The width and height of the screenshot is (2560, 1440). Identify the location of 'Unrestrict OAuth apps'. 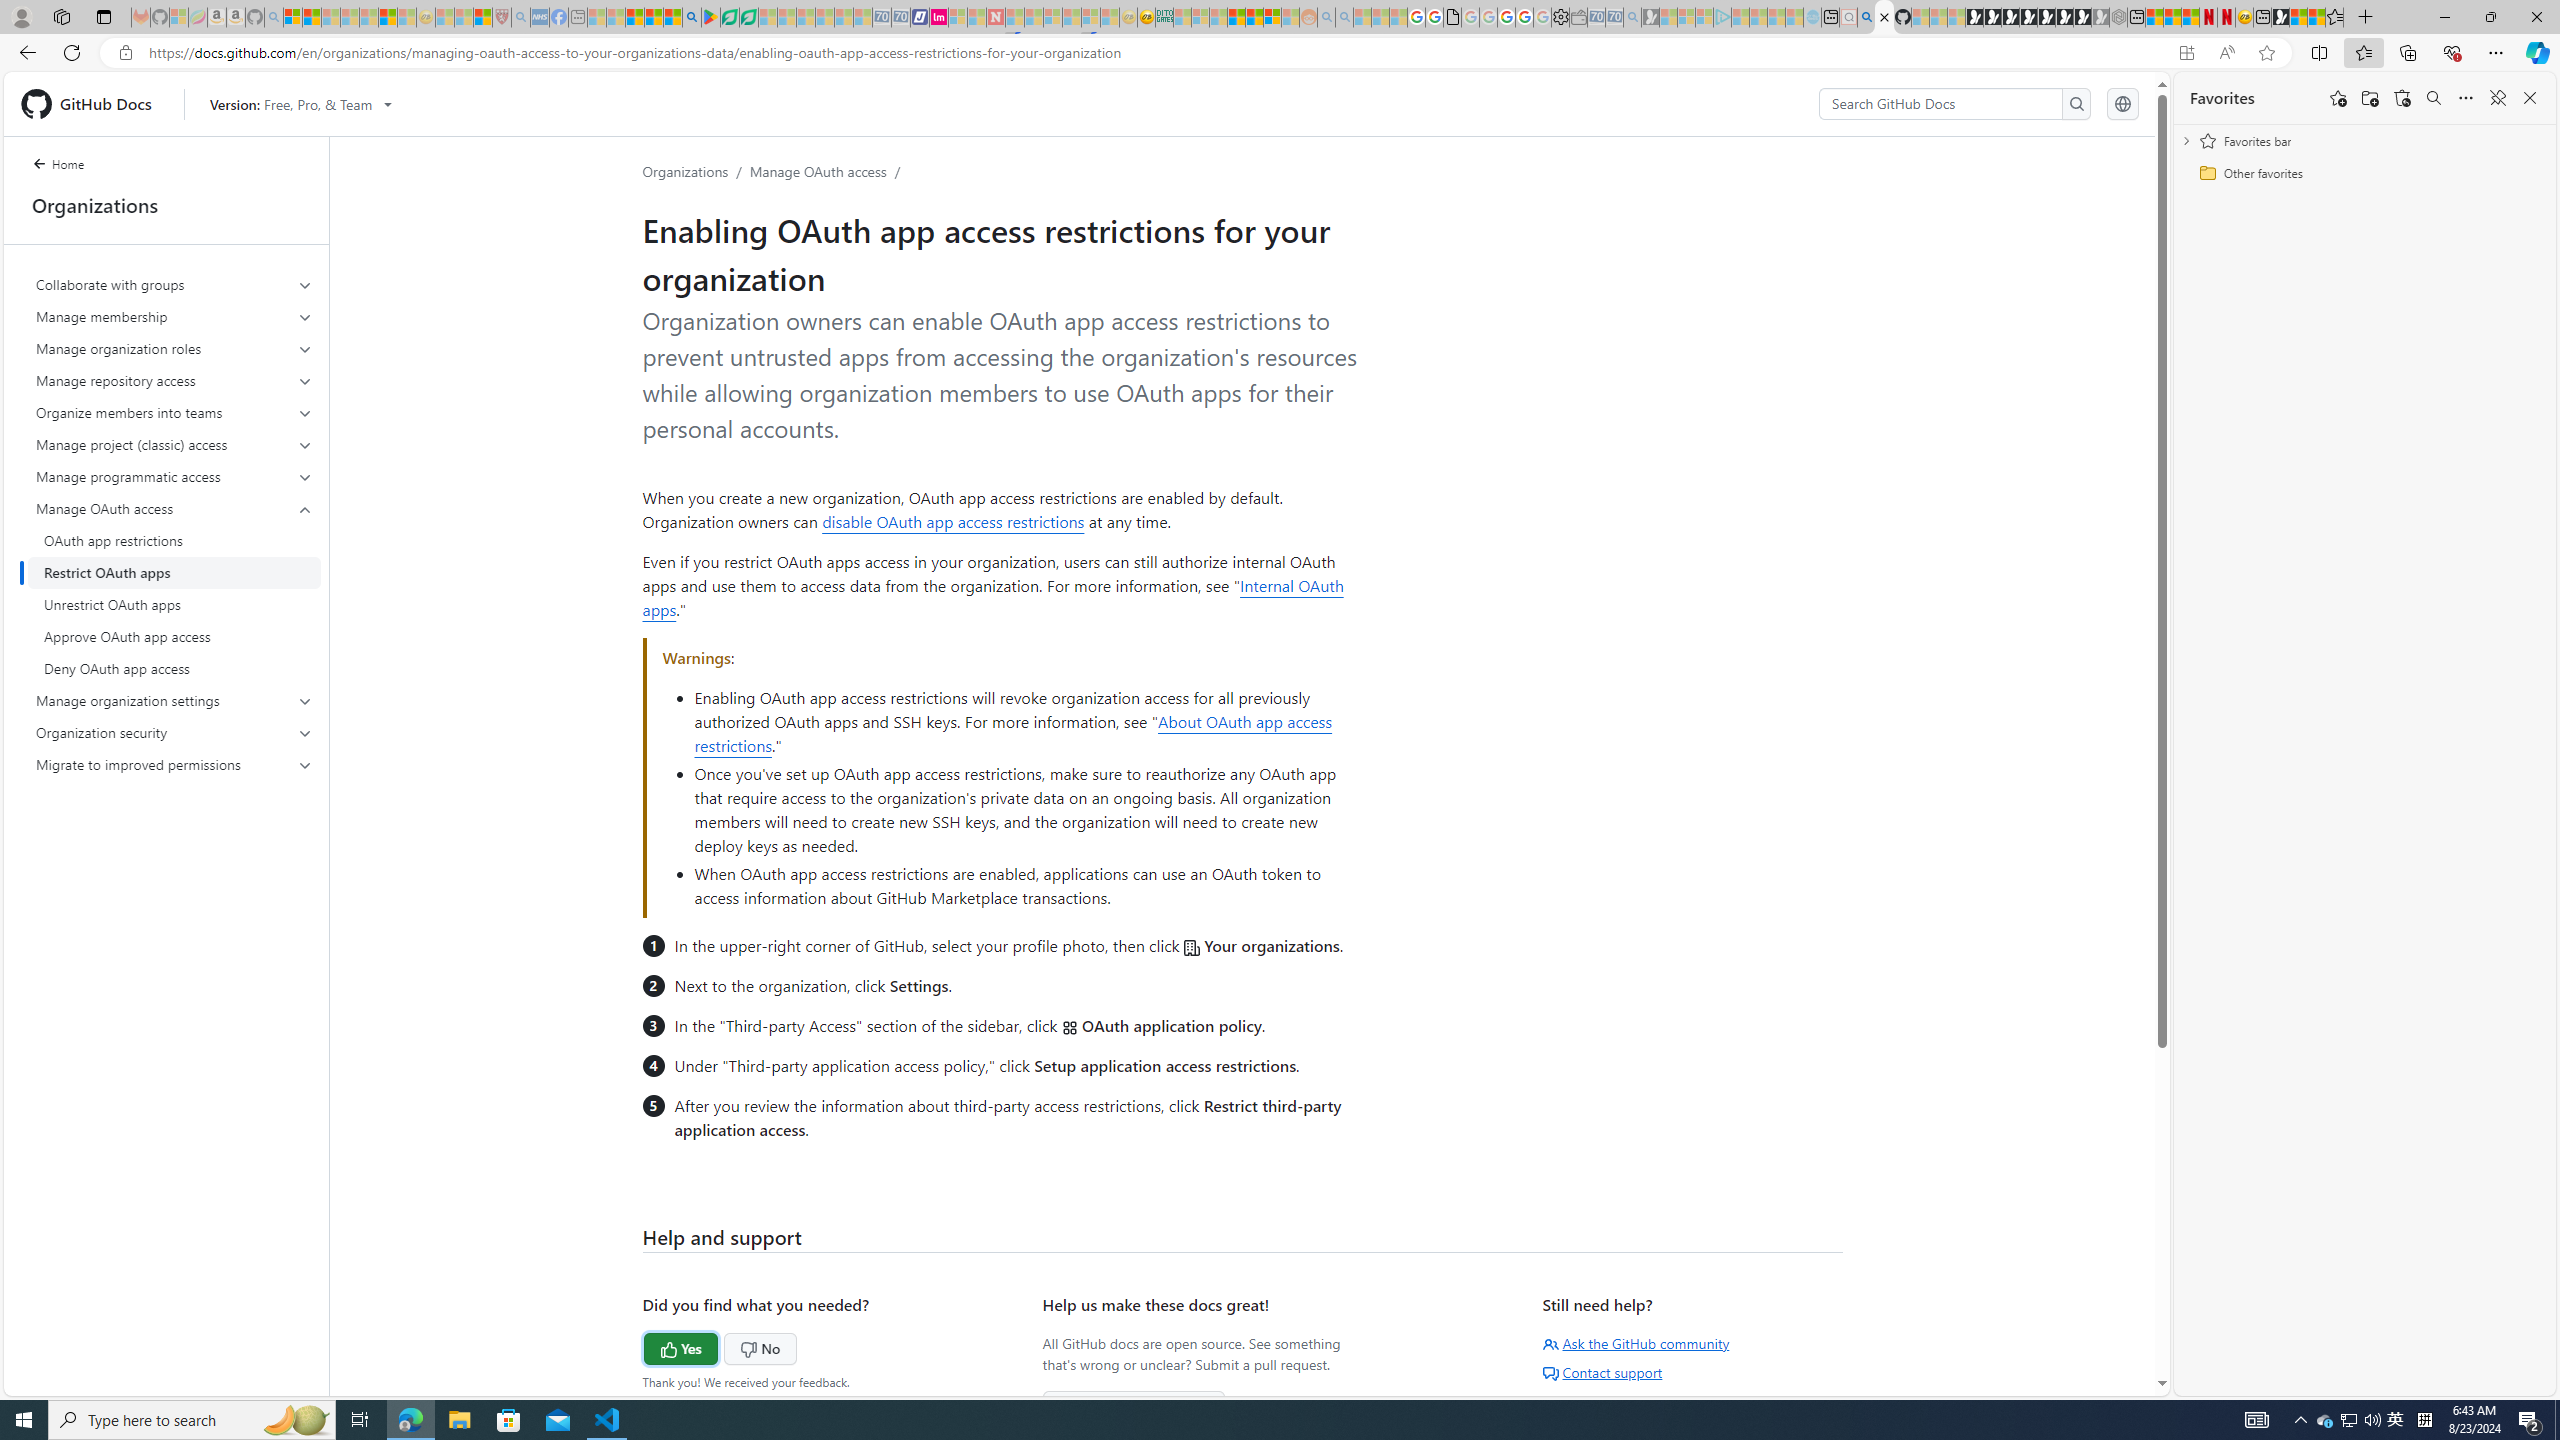
(174, 604).